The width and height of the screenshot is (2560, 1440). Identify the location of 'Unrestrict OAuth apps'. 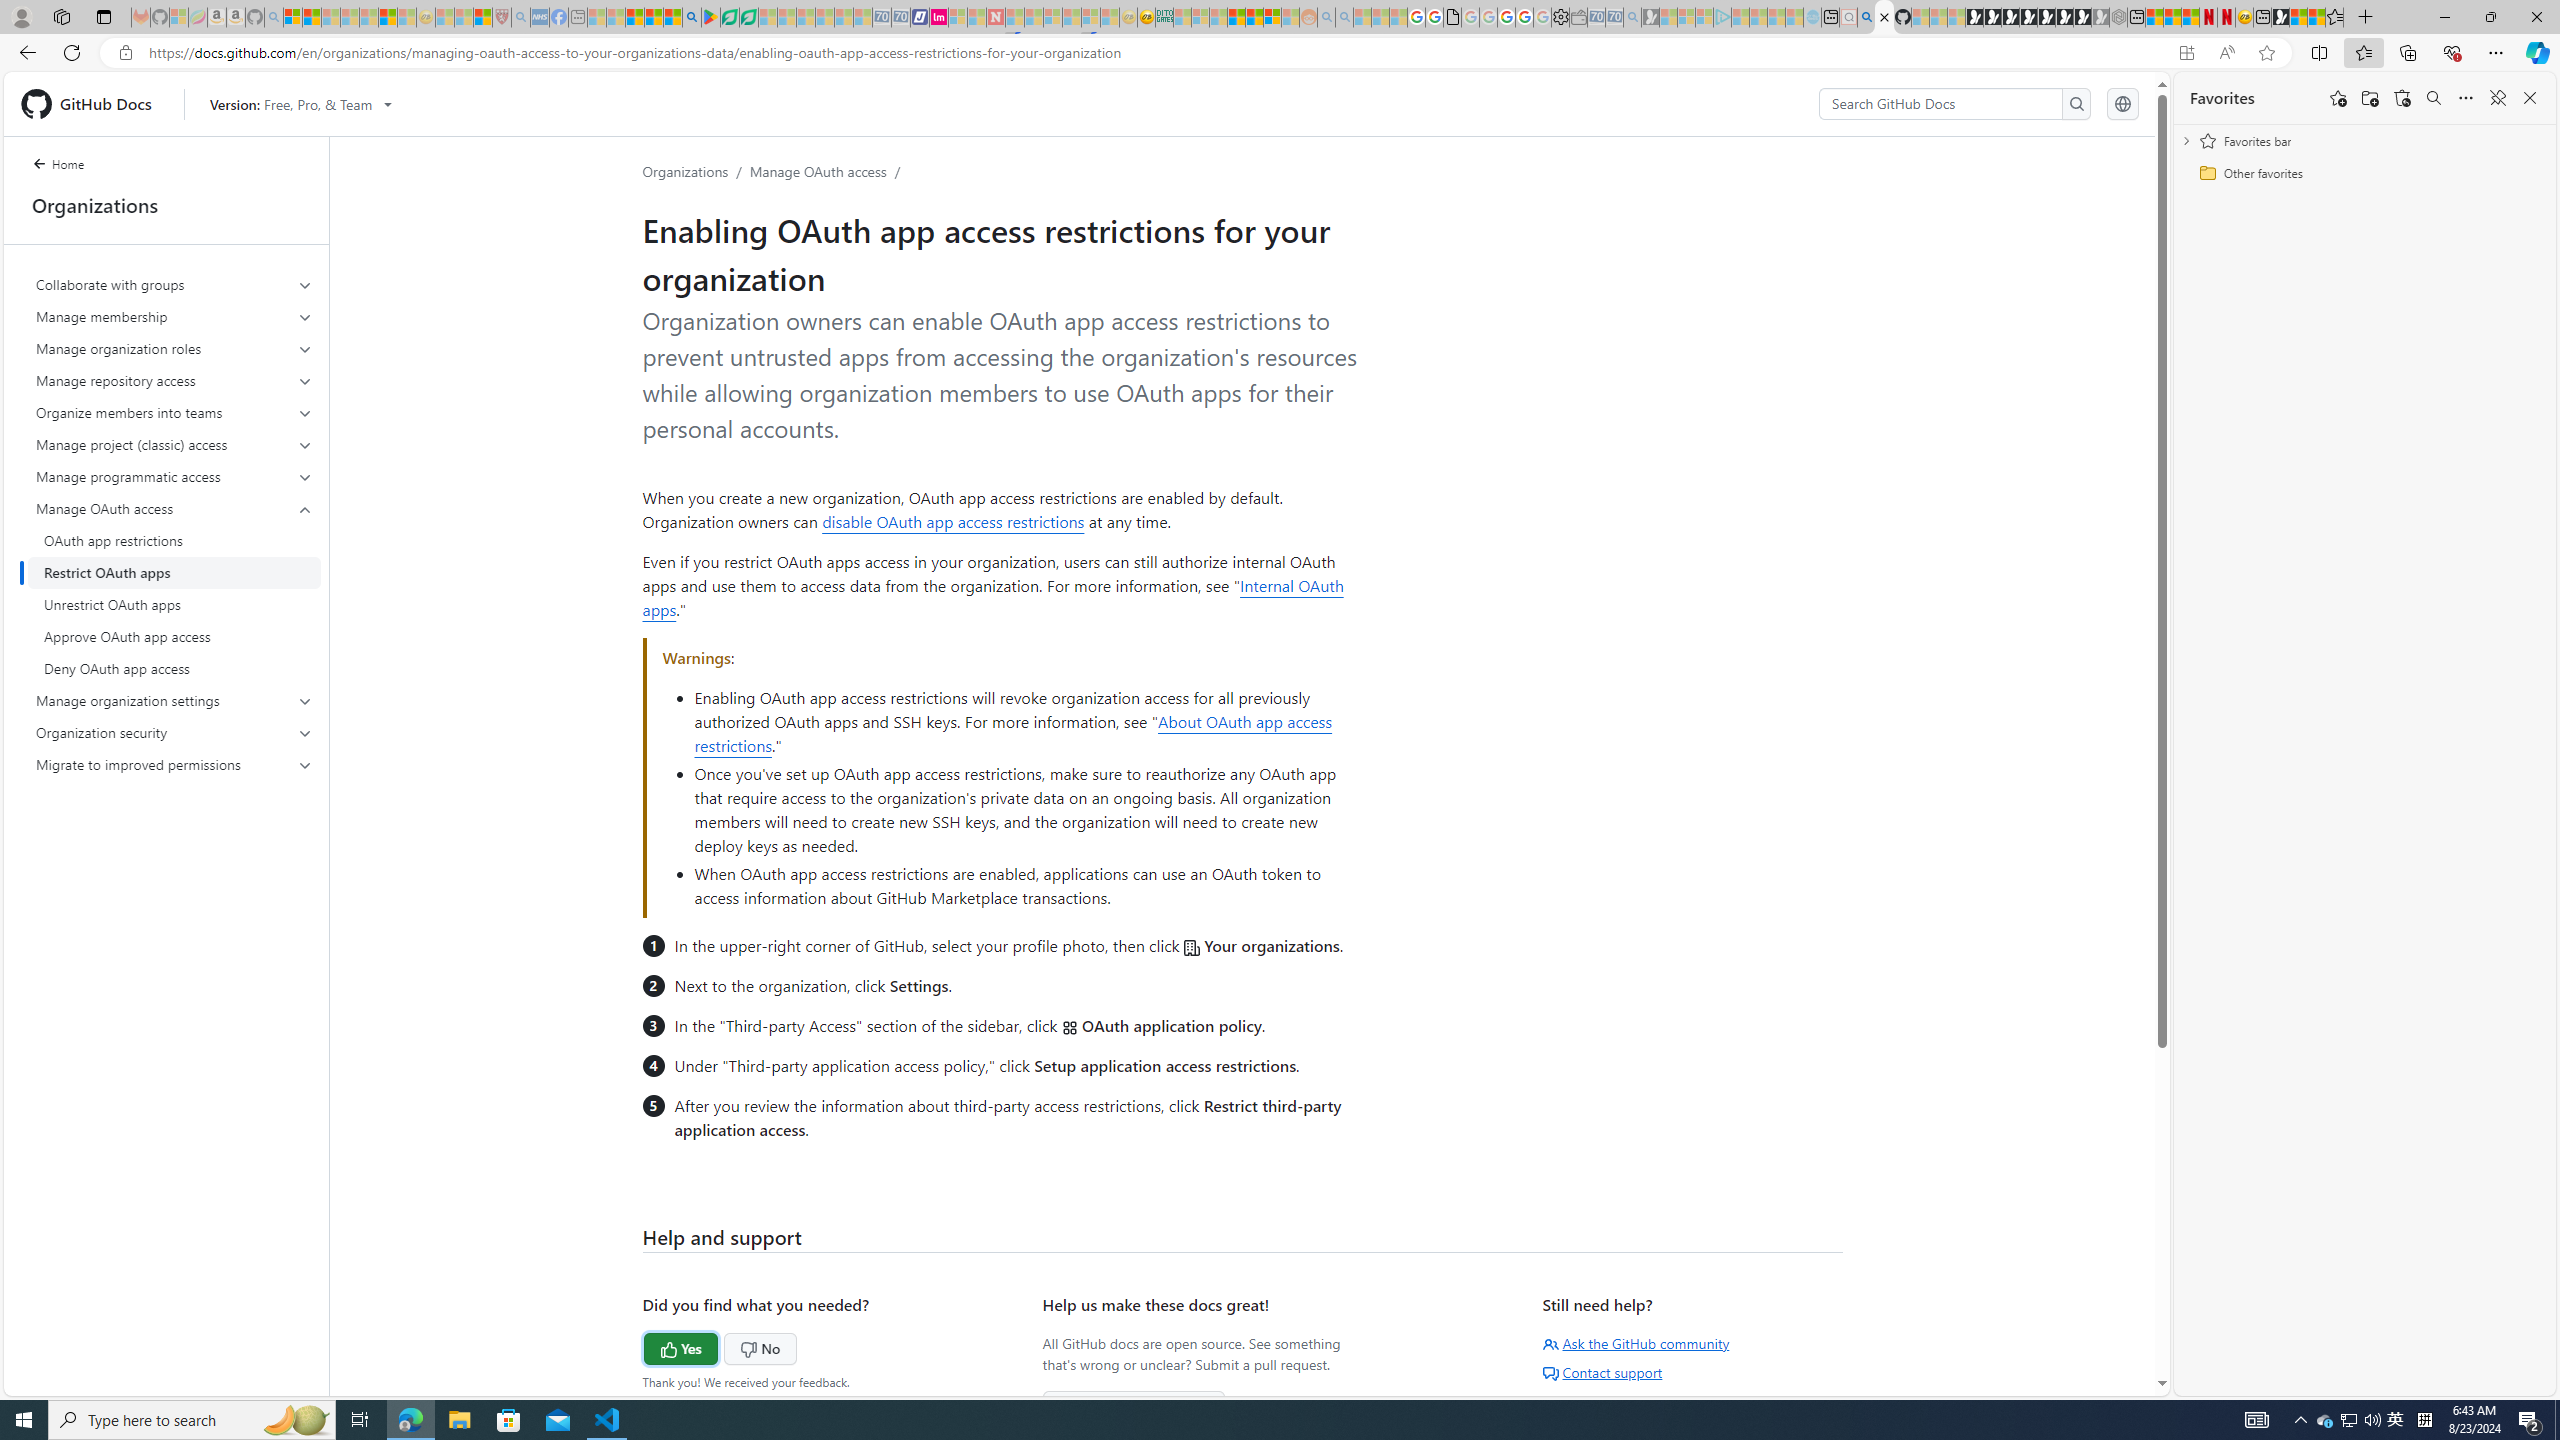
(174, 604).